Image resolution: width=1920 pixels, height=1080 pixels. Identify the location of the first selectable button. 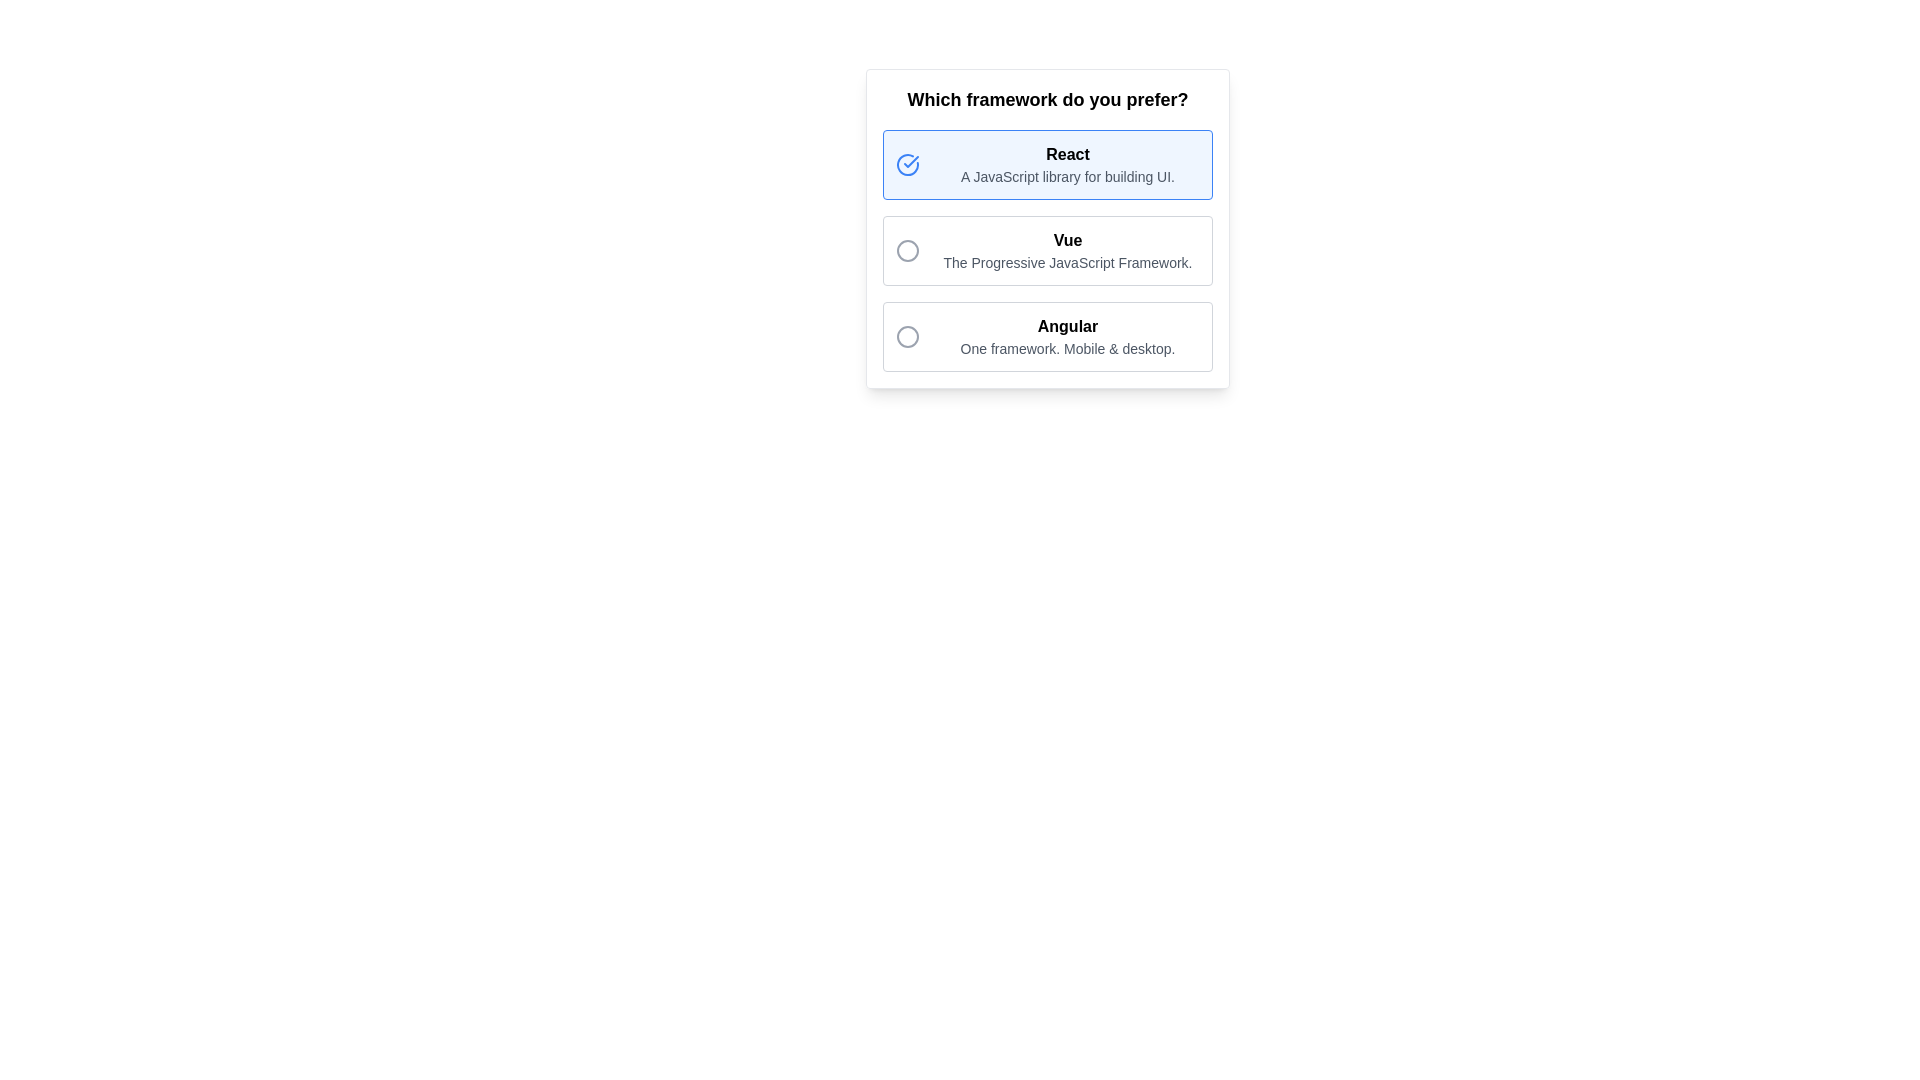
(1046, 164).